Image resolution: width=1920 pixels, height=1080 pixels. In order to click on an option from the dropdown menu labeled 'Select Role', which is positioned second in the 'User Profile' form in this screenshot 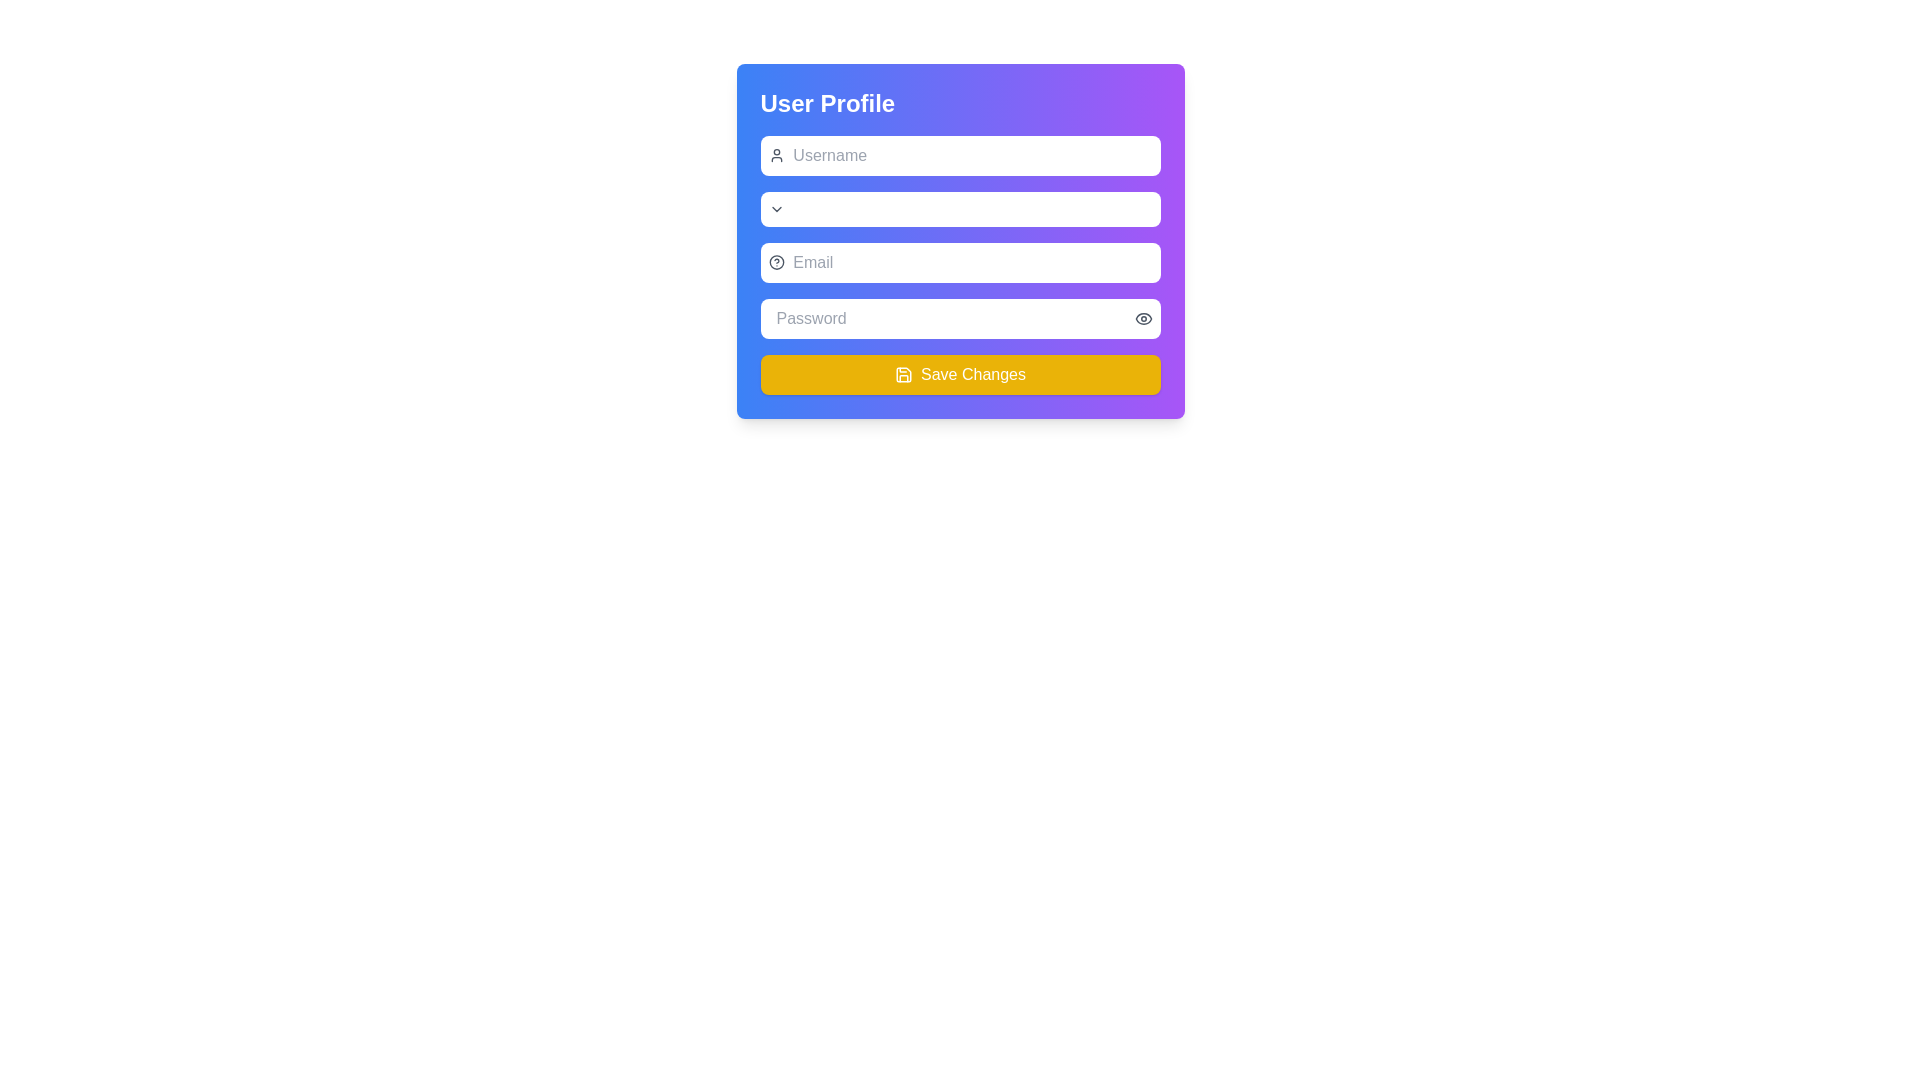, I will do `click(972, 209)`.